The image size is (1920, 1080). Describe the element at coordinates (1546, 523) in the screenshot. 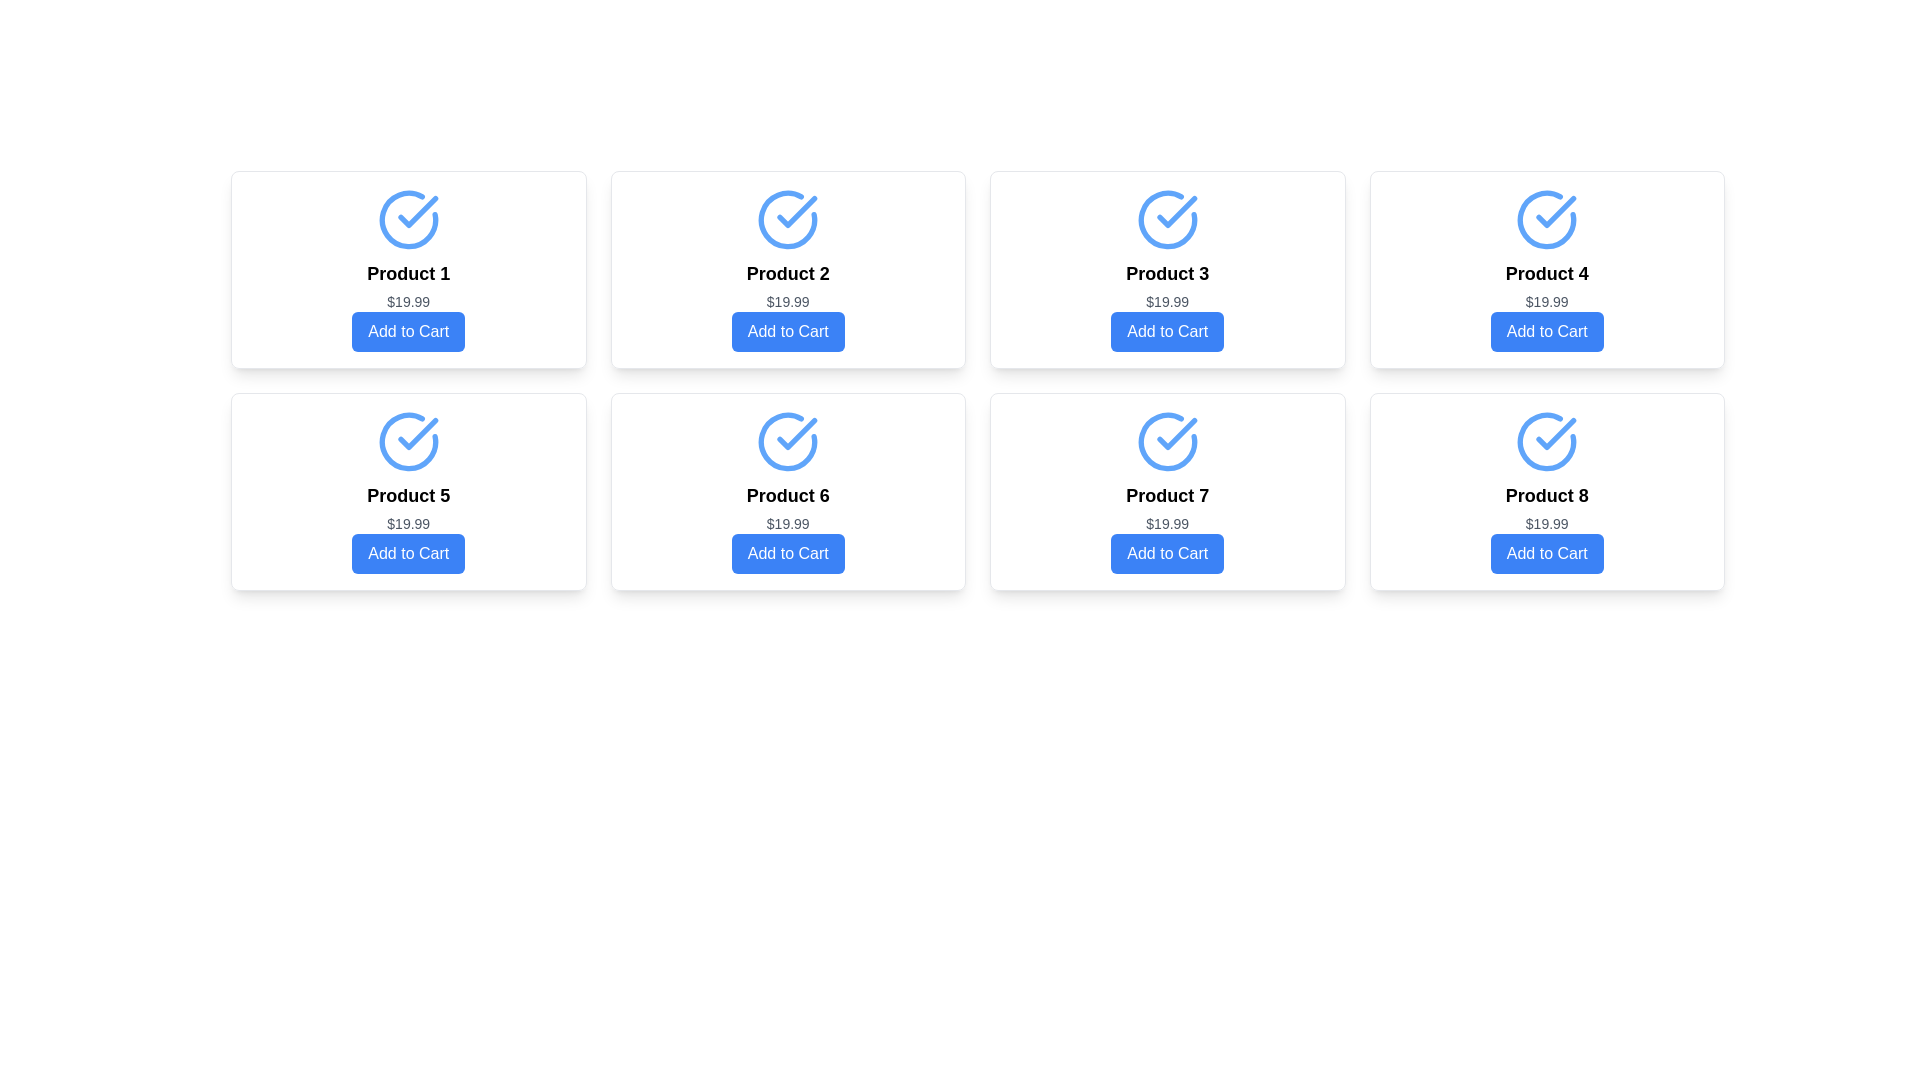

I see `text displaying the price "$19.99" located in the product card for "Product 8", positioned below the product title and above the "Add to Cart" button` at that location.